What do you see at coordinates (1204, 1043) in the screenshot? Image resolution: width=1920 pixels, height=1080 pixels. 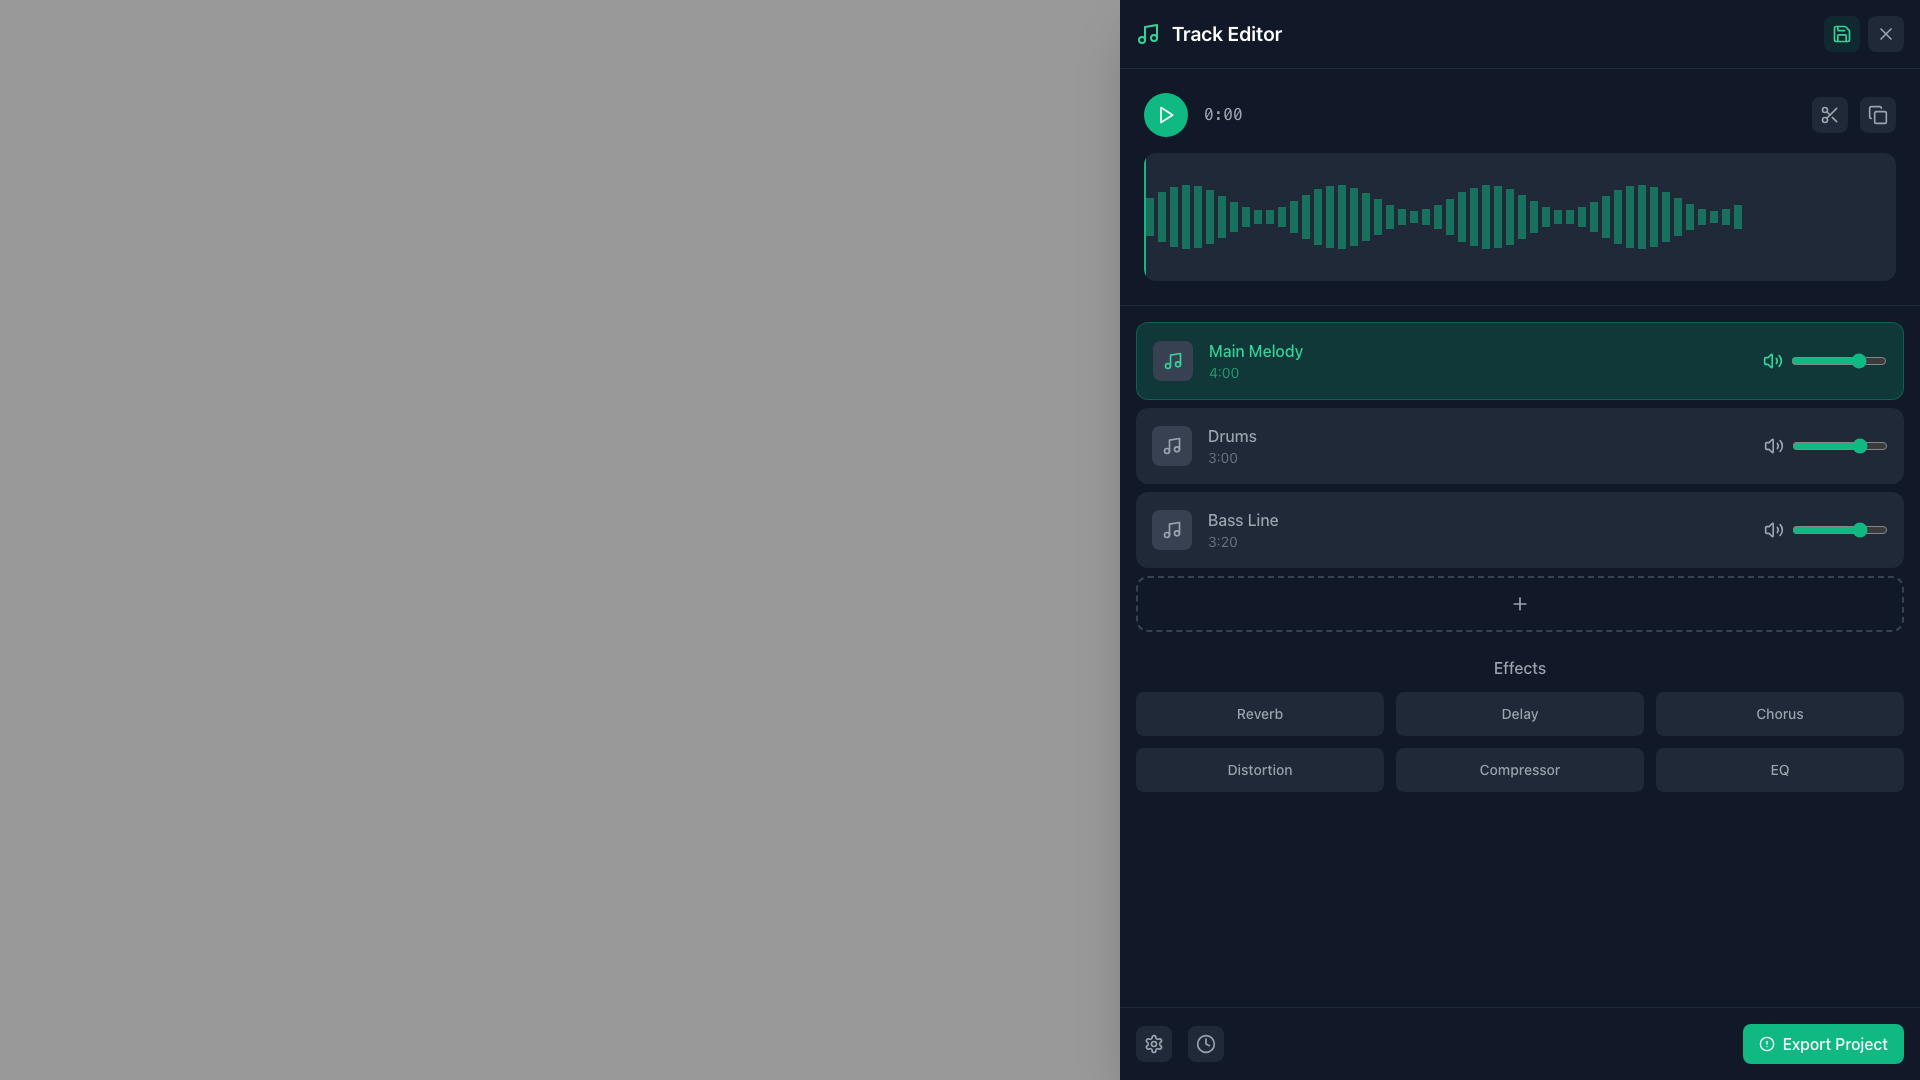 I see `the rounded square button with a dark gray background and a clock icon in the center` at bounding box center [1204, 1043].